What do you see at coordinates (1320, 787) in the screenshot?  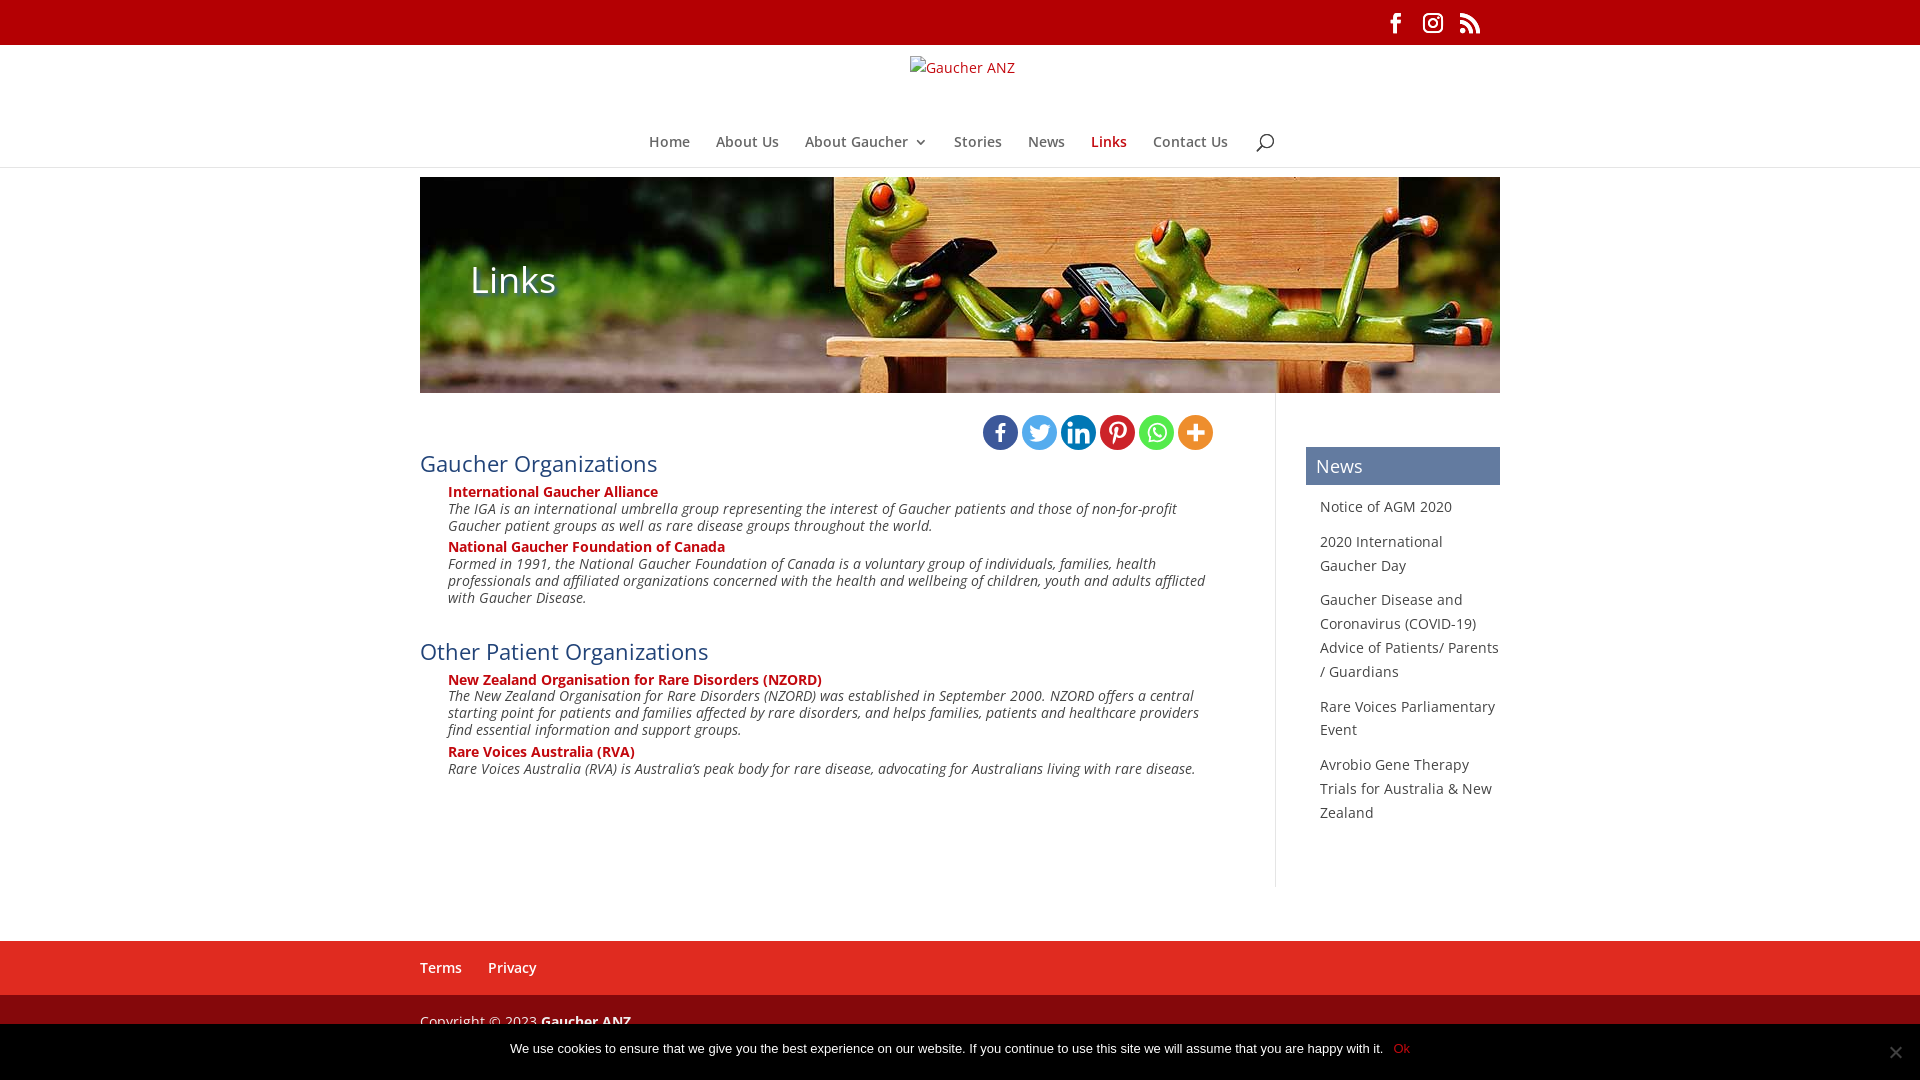 I see `'Avrobio Gene Therapy Trials for Australia & New Zealand'` at bounding box center [1320, 787].